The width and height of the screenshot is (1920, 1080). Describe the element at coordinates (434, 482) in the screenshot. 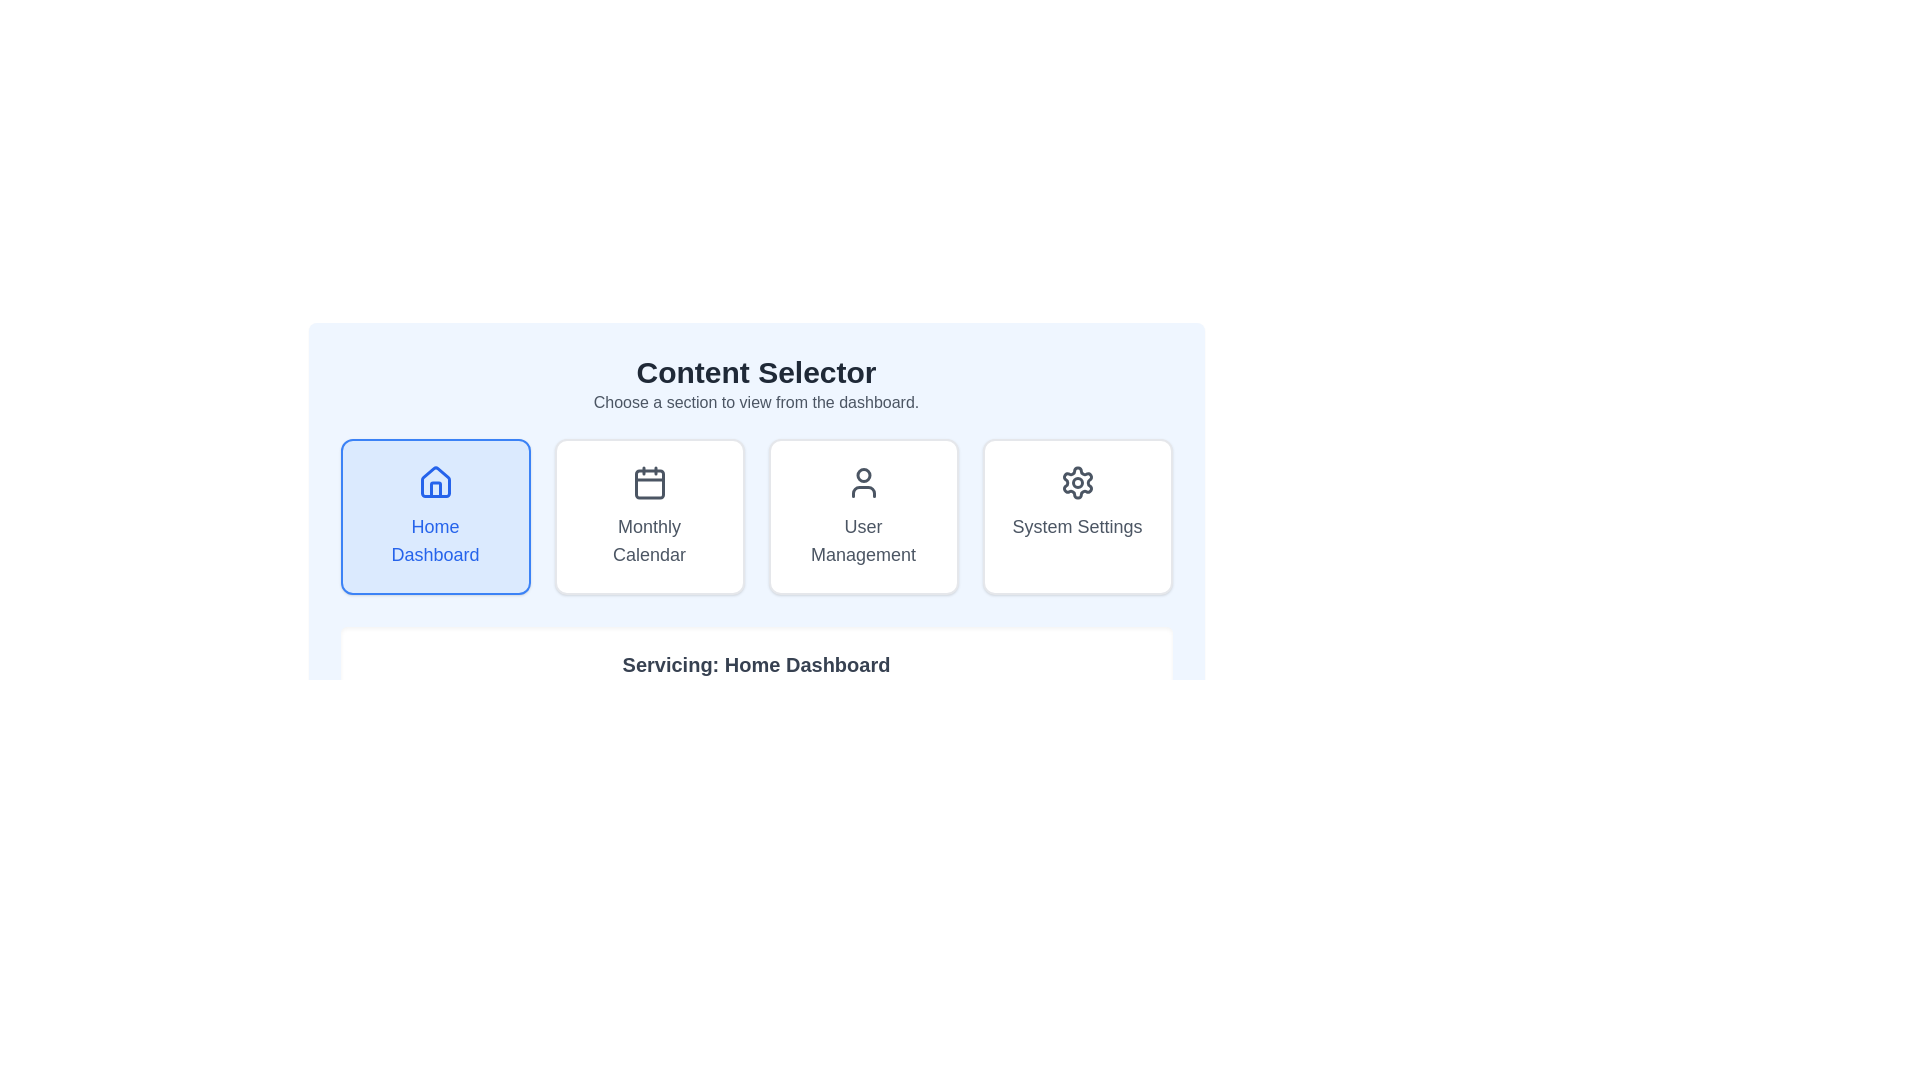

I see `the stylized house icon outlined with blue strokes on a pale background, located at the top of the 'Home Dashboard' interactive card, as a visual cue` at that location.